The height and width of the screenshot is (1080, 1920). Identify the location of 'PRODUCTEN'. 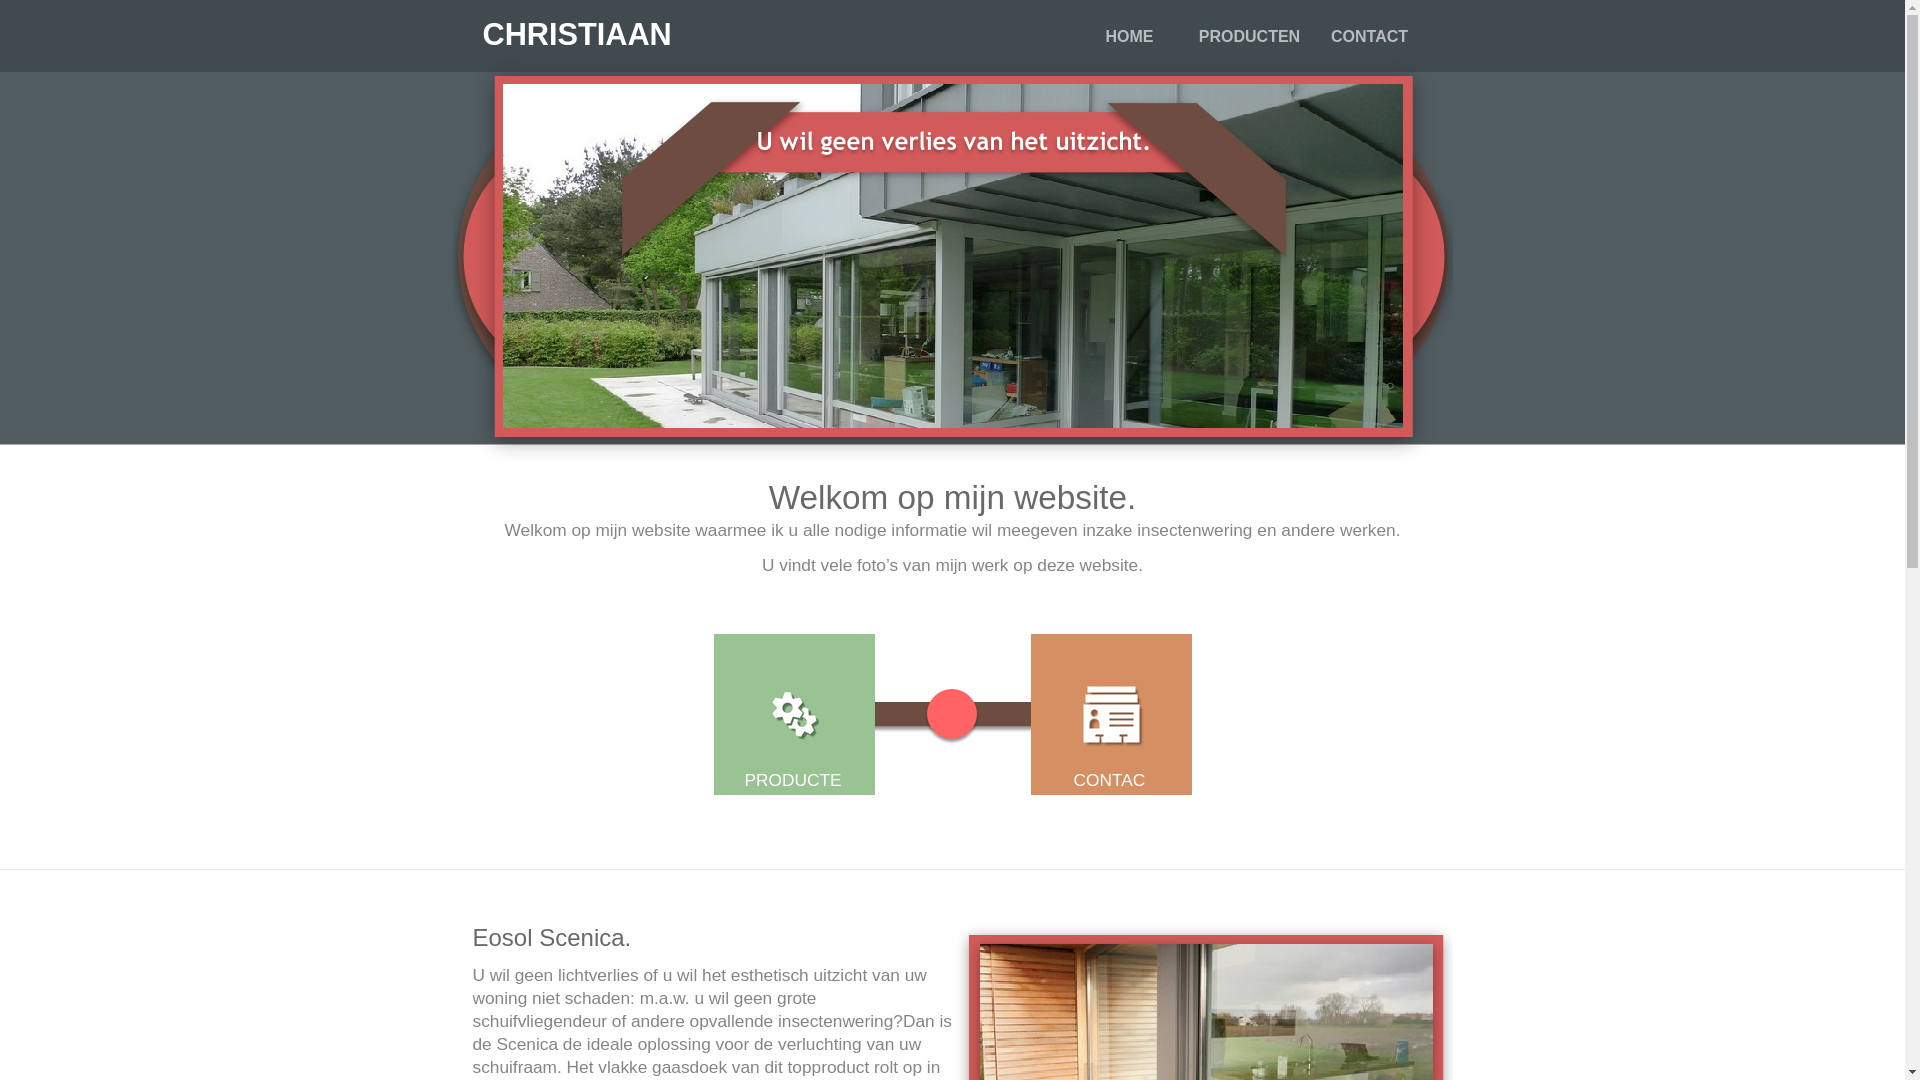
(1248, 37).